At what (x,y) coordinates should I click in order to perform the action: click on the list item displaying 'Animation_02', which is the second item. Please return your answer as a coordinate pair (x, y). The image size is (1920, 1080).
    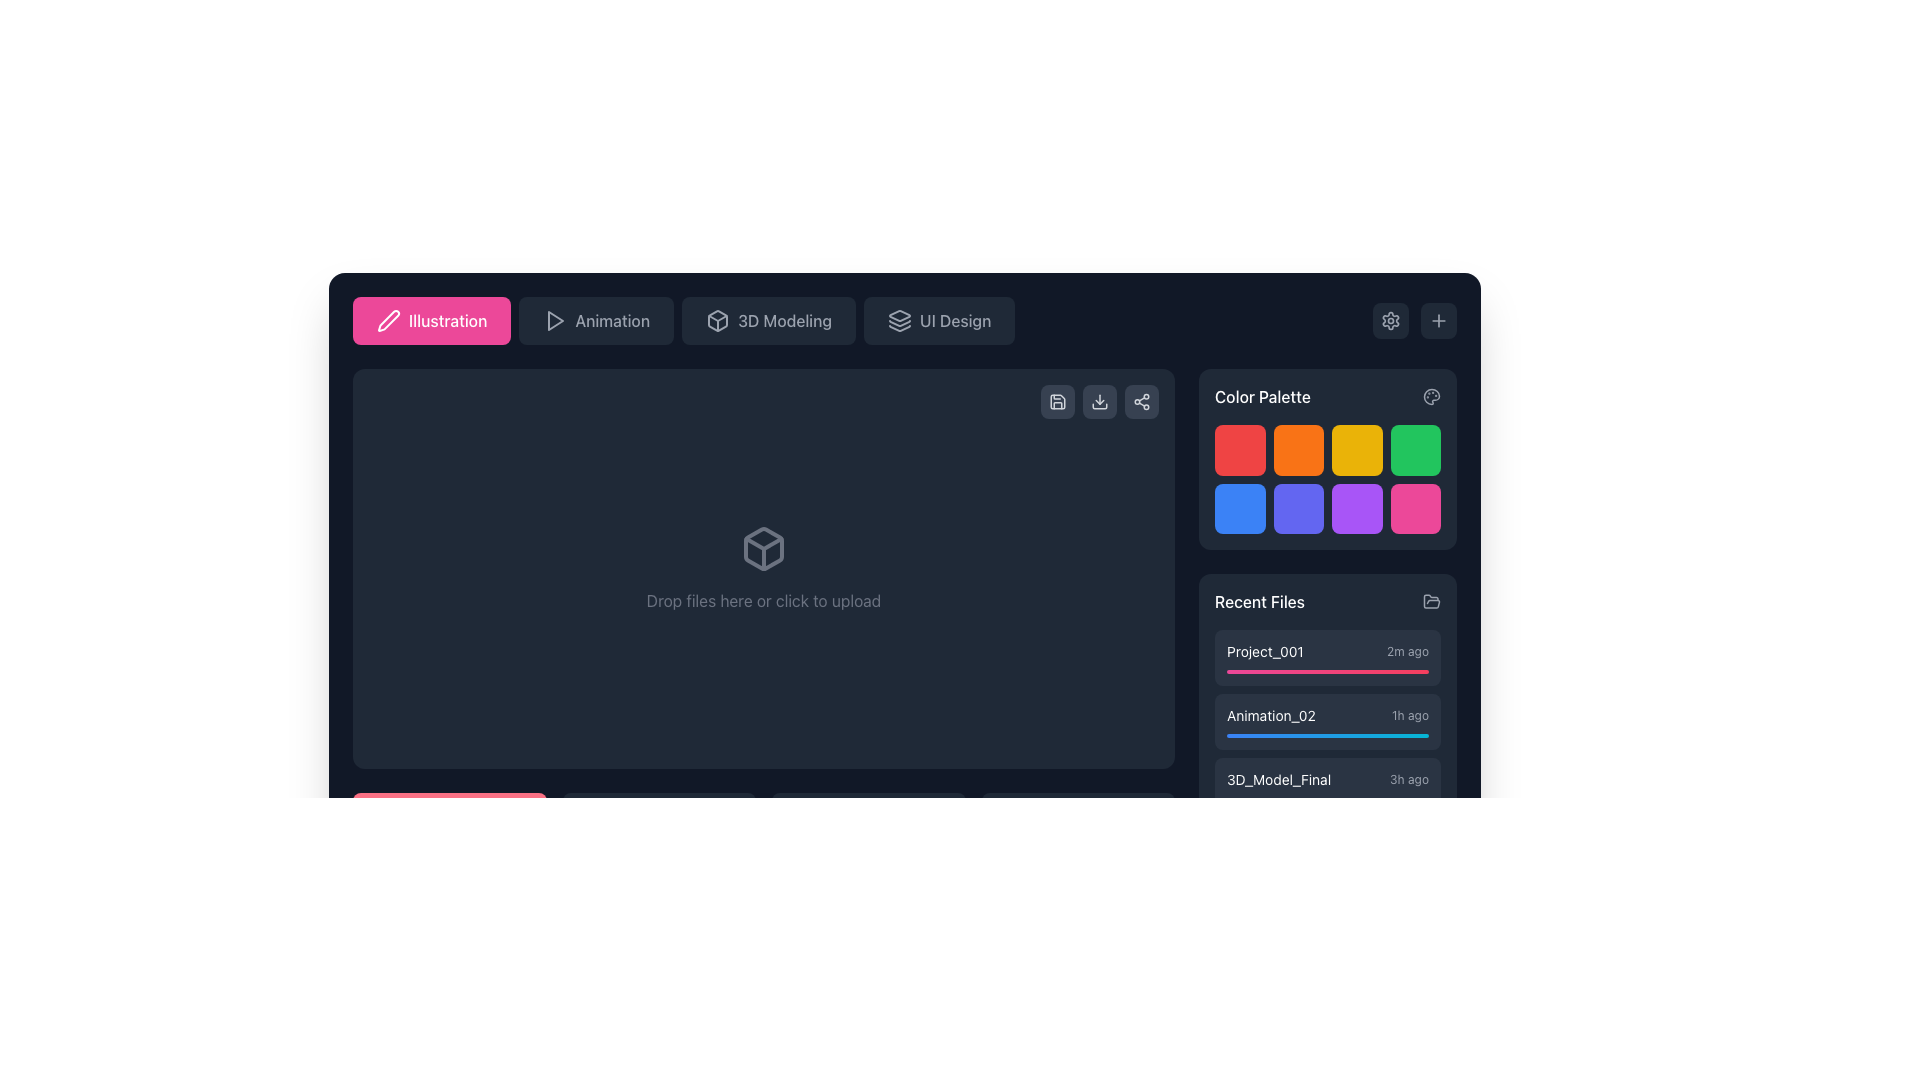
    Looking at the image, I should click on (1328, 721).